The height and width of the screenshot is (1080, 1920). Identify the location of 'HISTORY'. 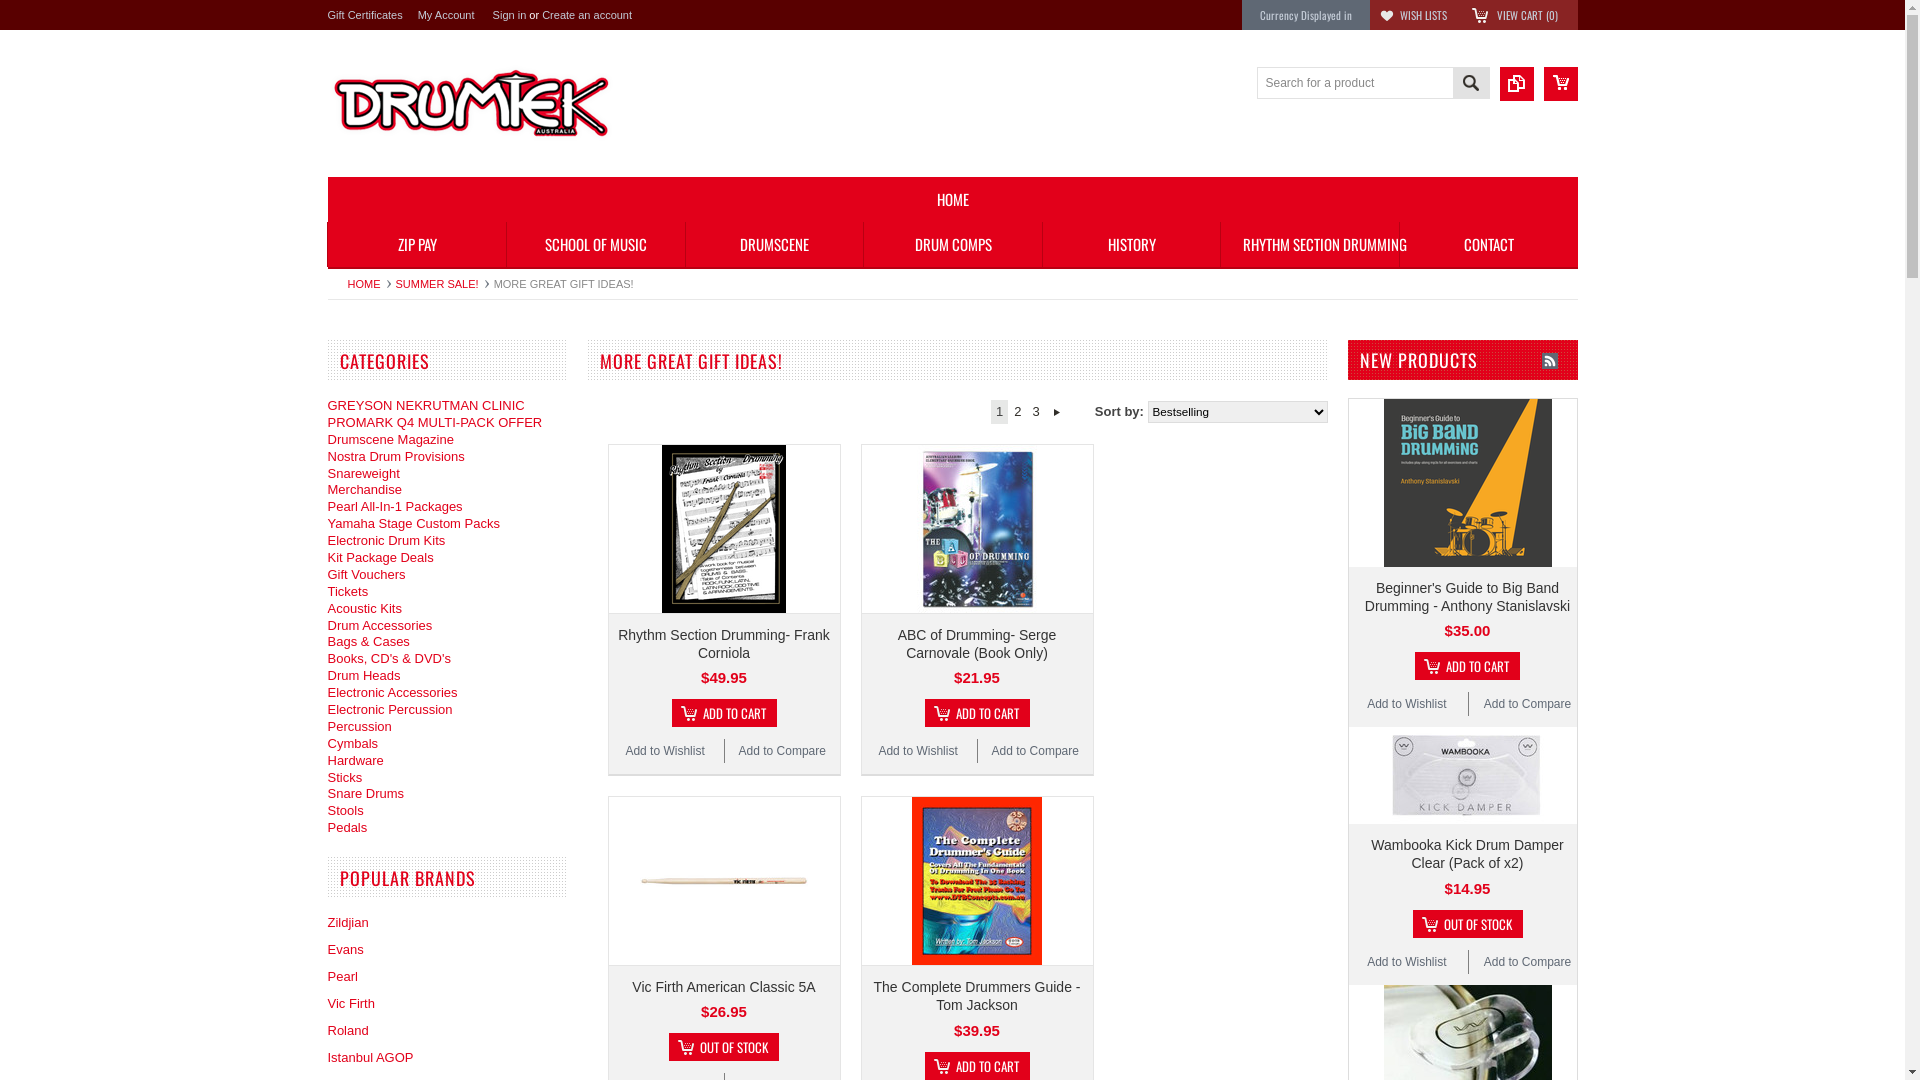
(1040, 243).